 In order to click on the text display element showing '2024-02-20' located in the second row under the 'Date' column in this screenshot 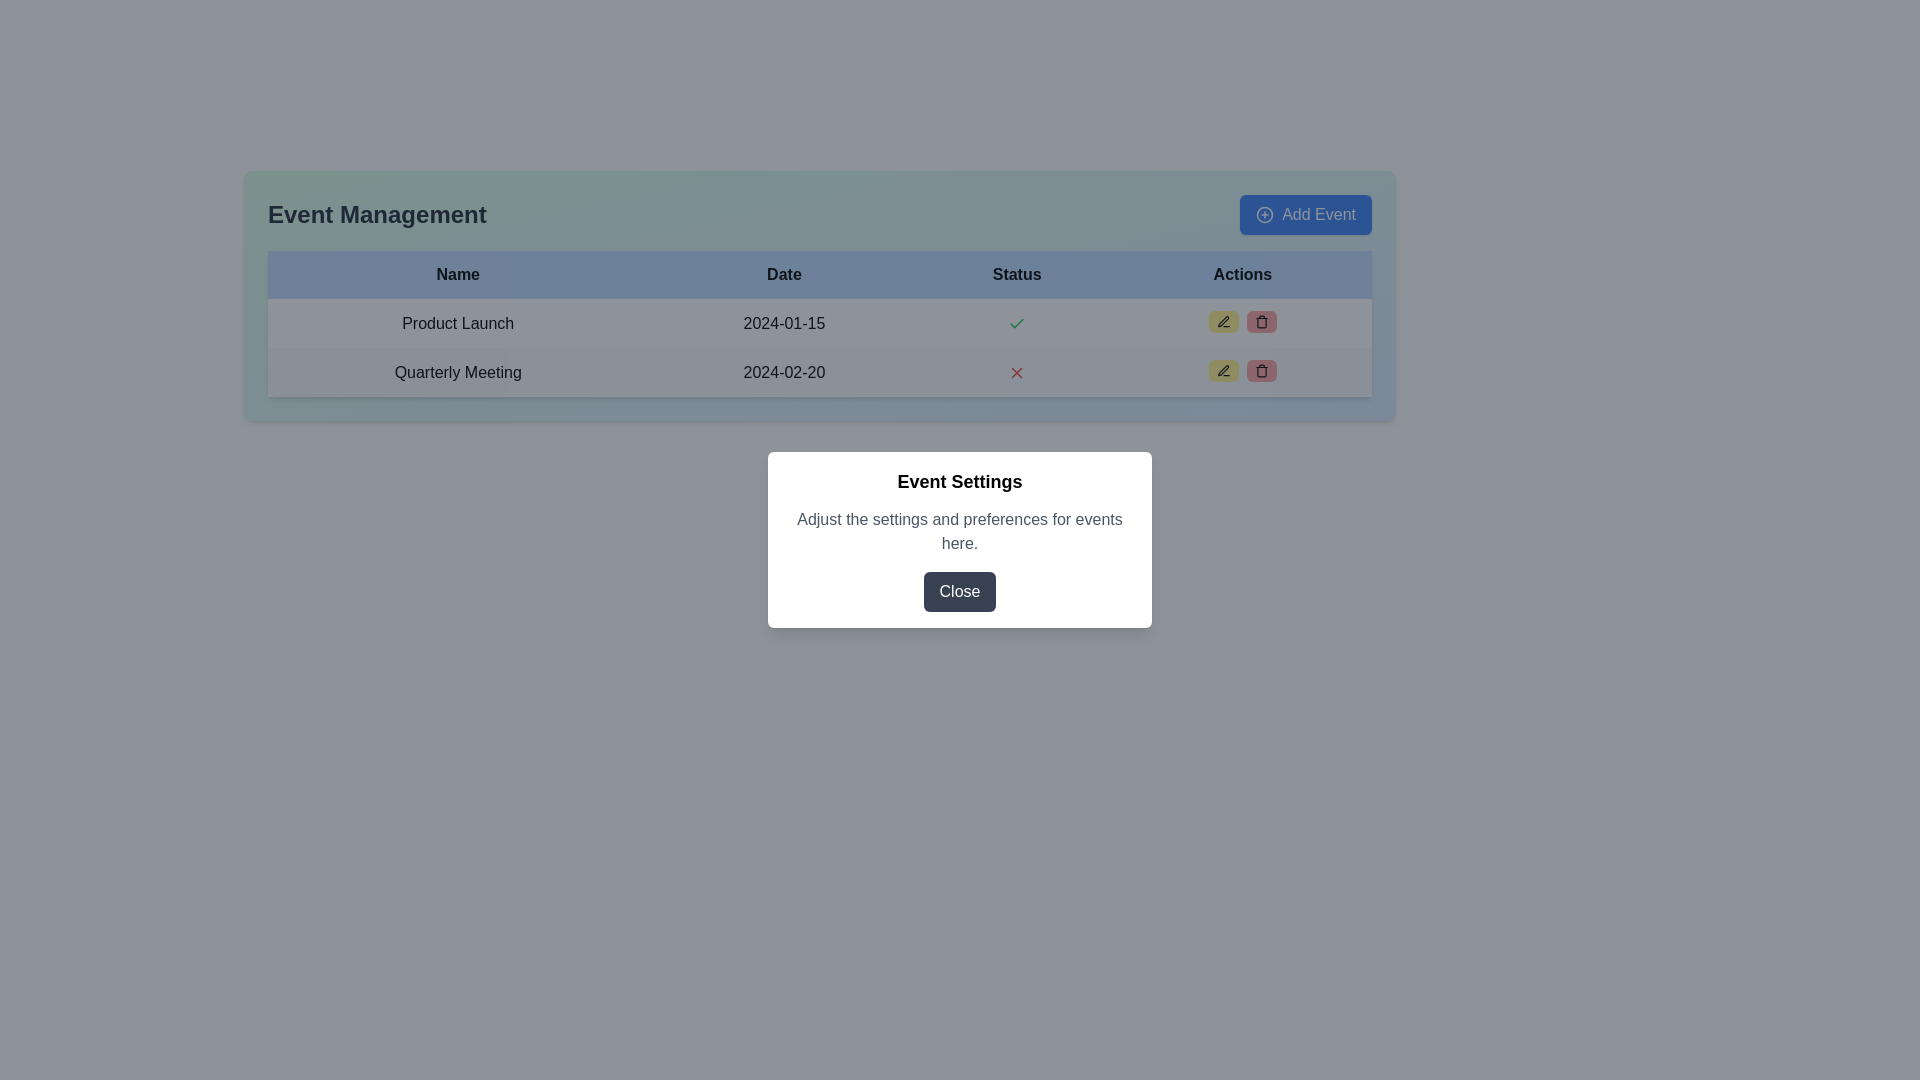, I will do `click(820, 372)`.